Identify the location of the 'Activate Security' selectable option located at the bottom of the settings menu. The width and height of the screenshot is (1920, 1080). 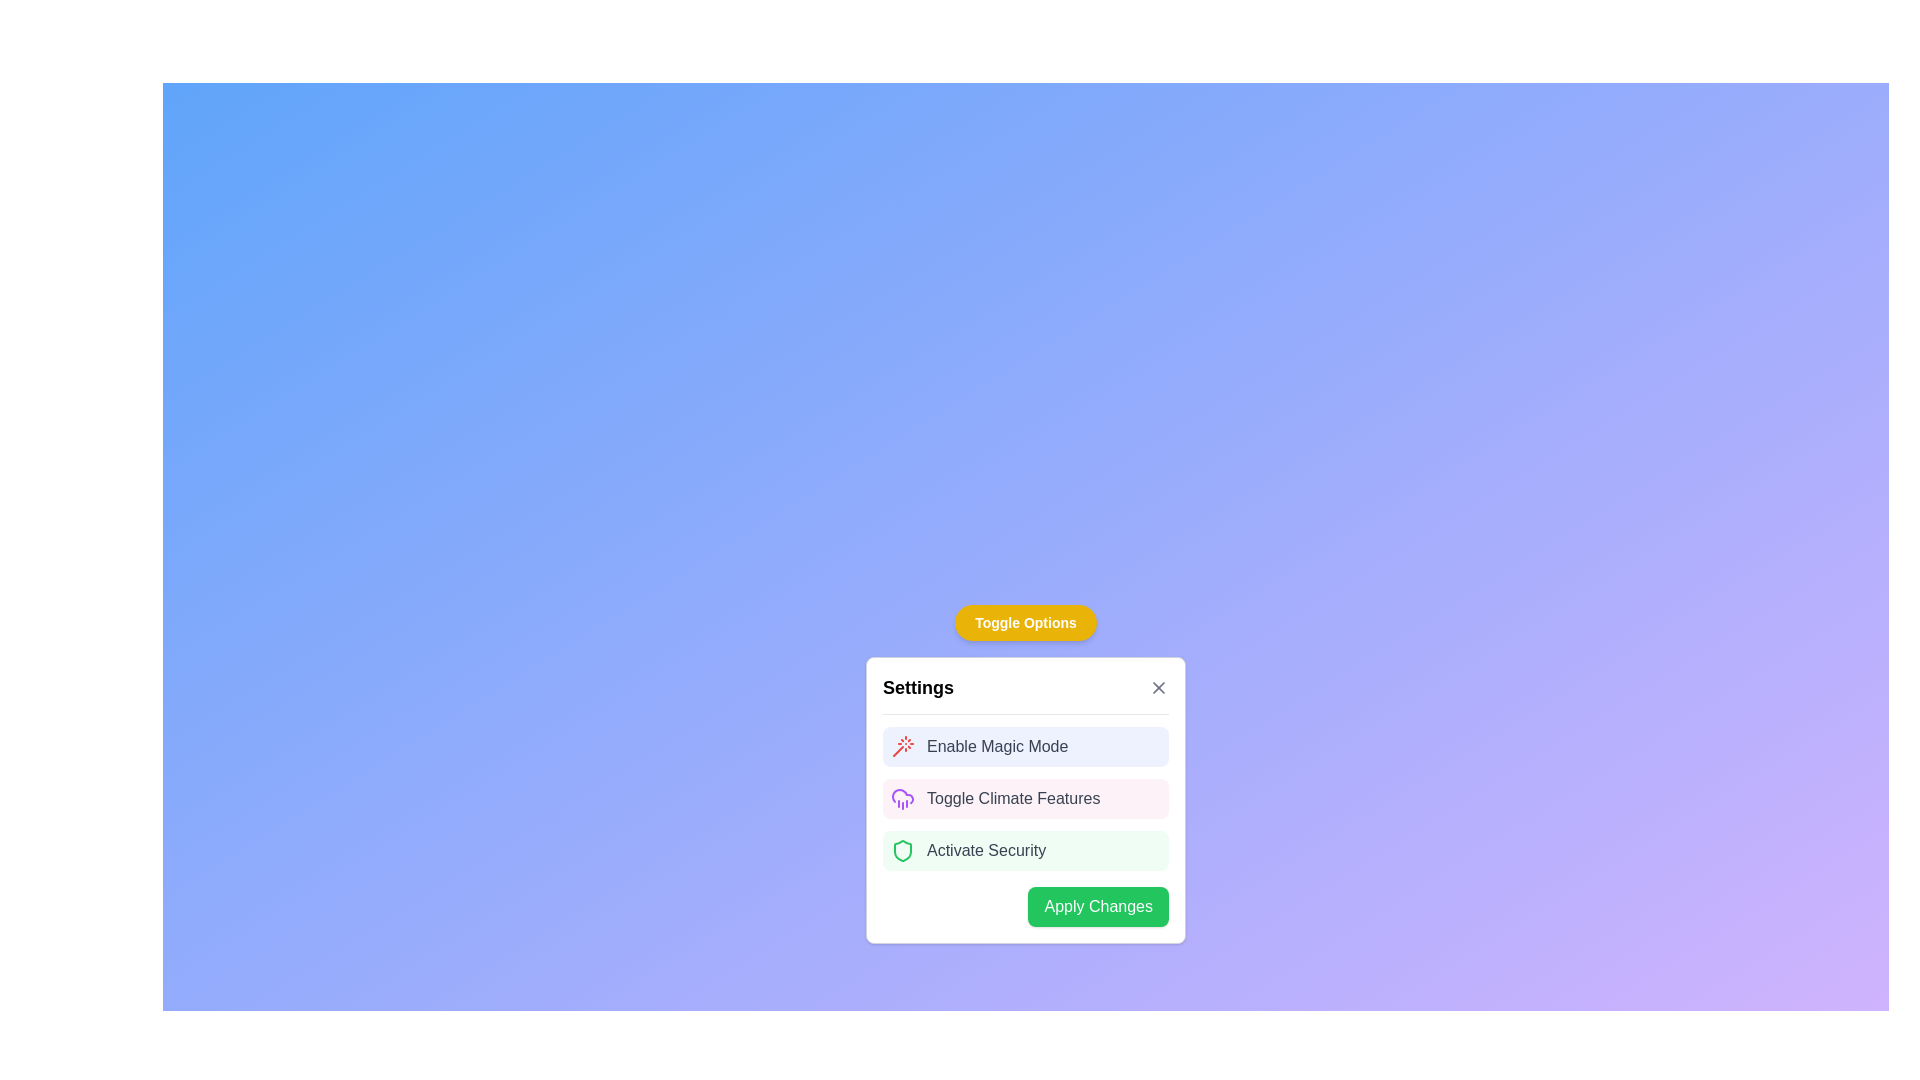
(1026, 851).